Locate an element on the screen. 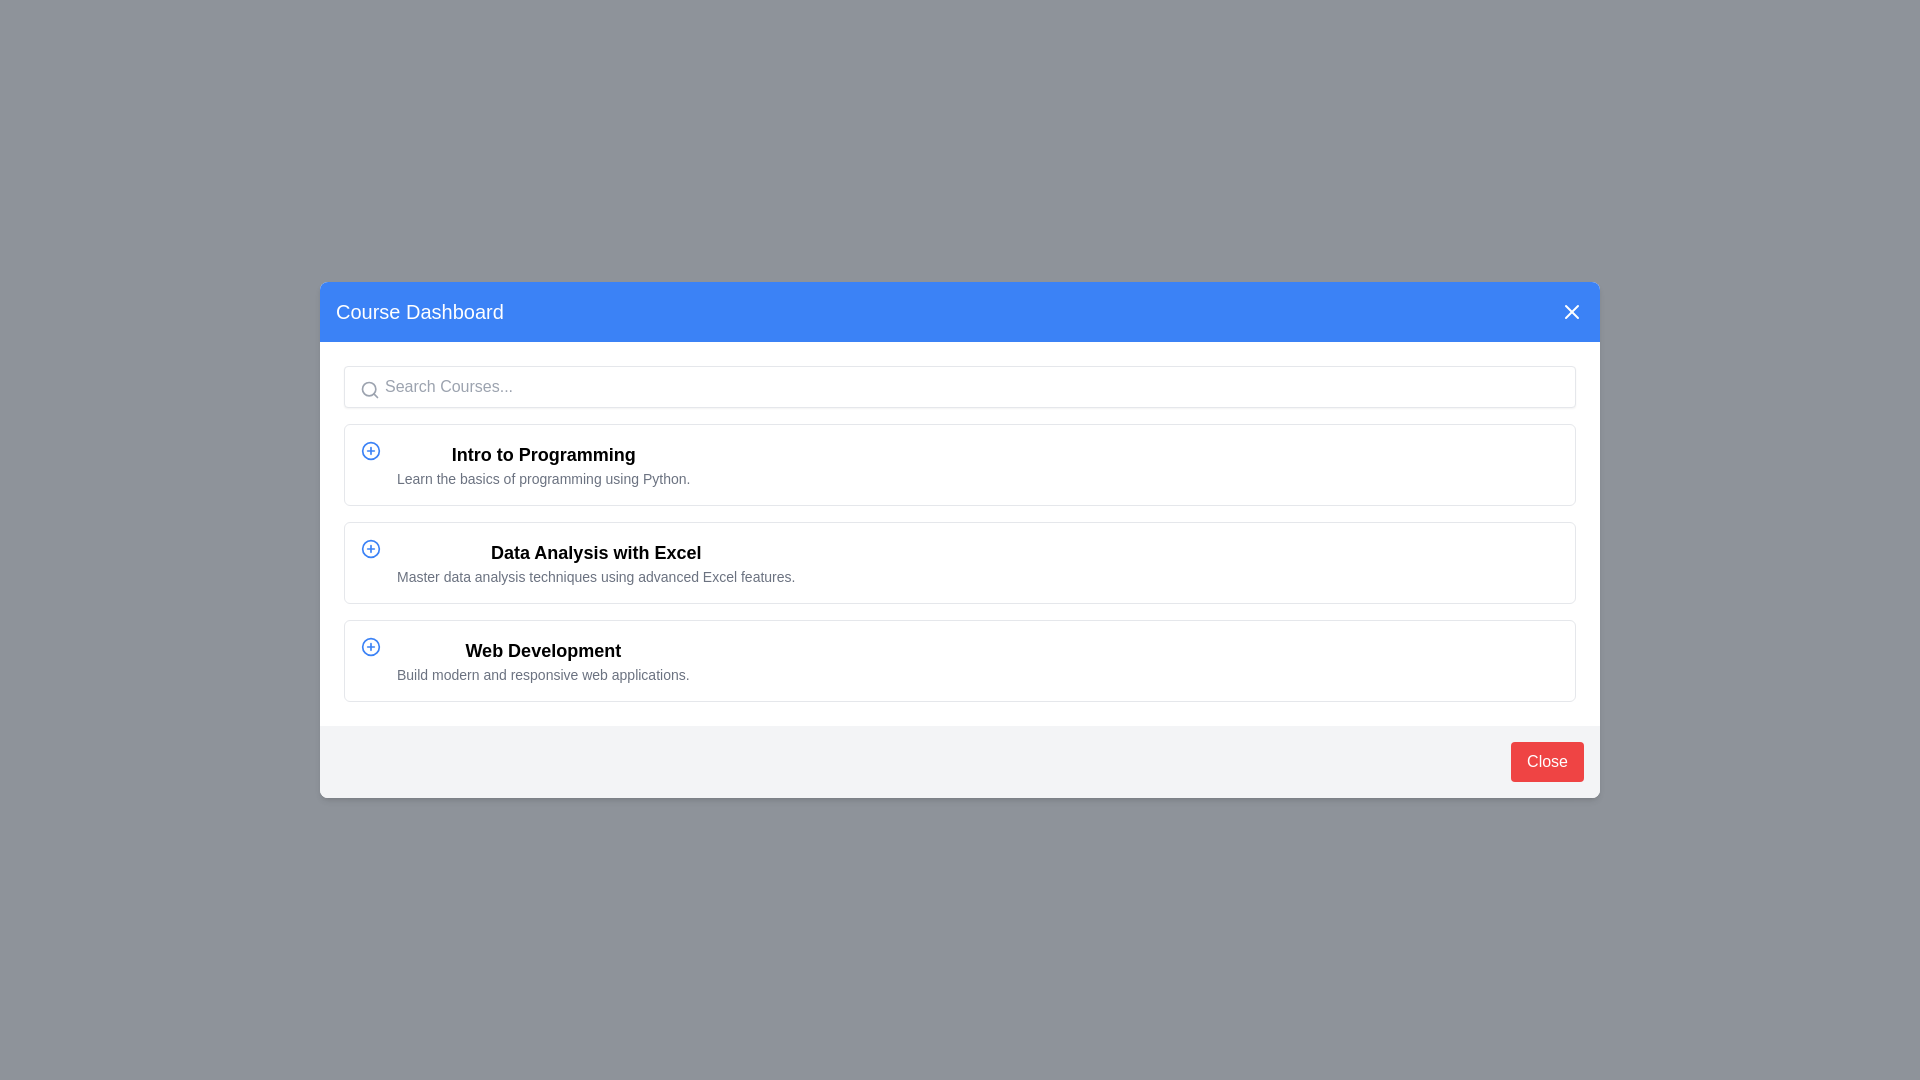  the text label that reads 'Build modern and responsive web applications.' which is located directly beneath the title 'Web Development' is located at coordinates (543, 675).